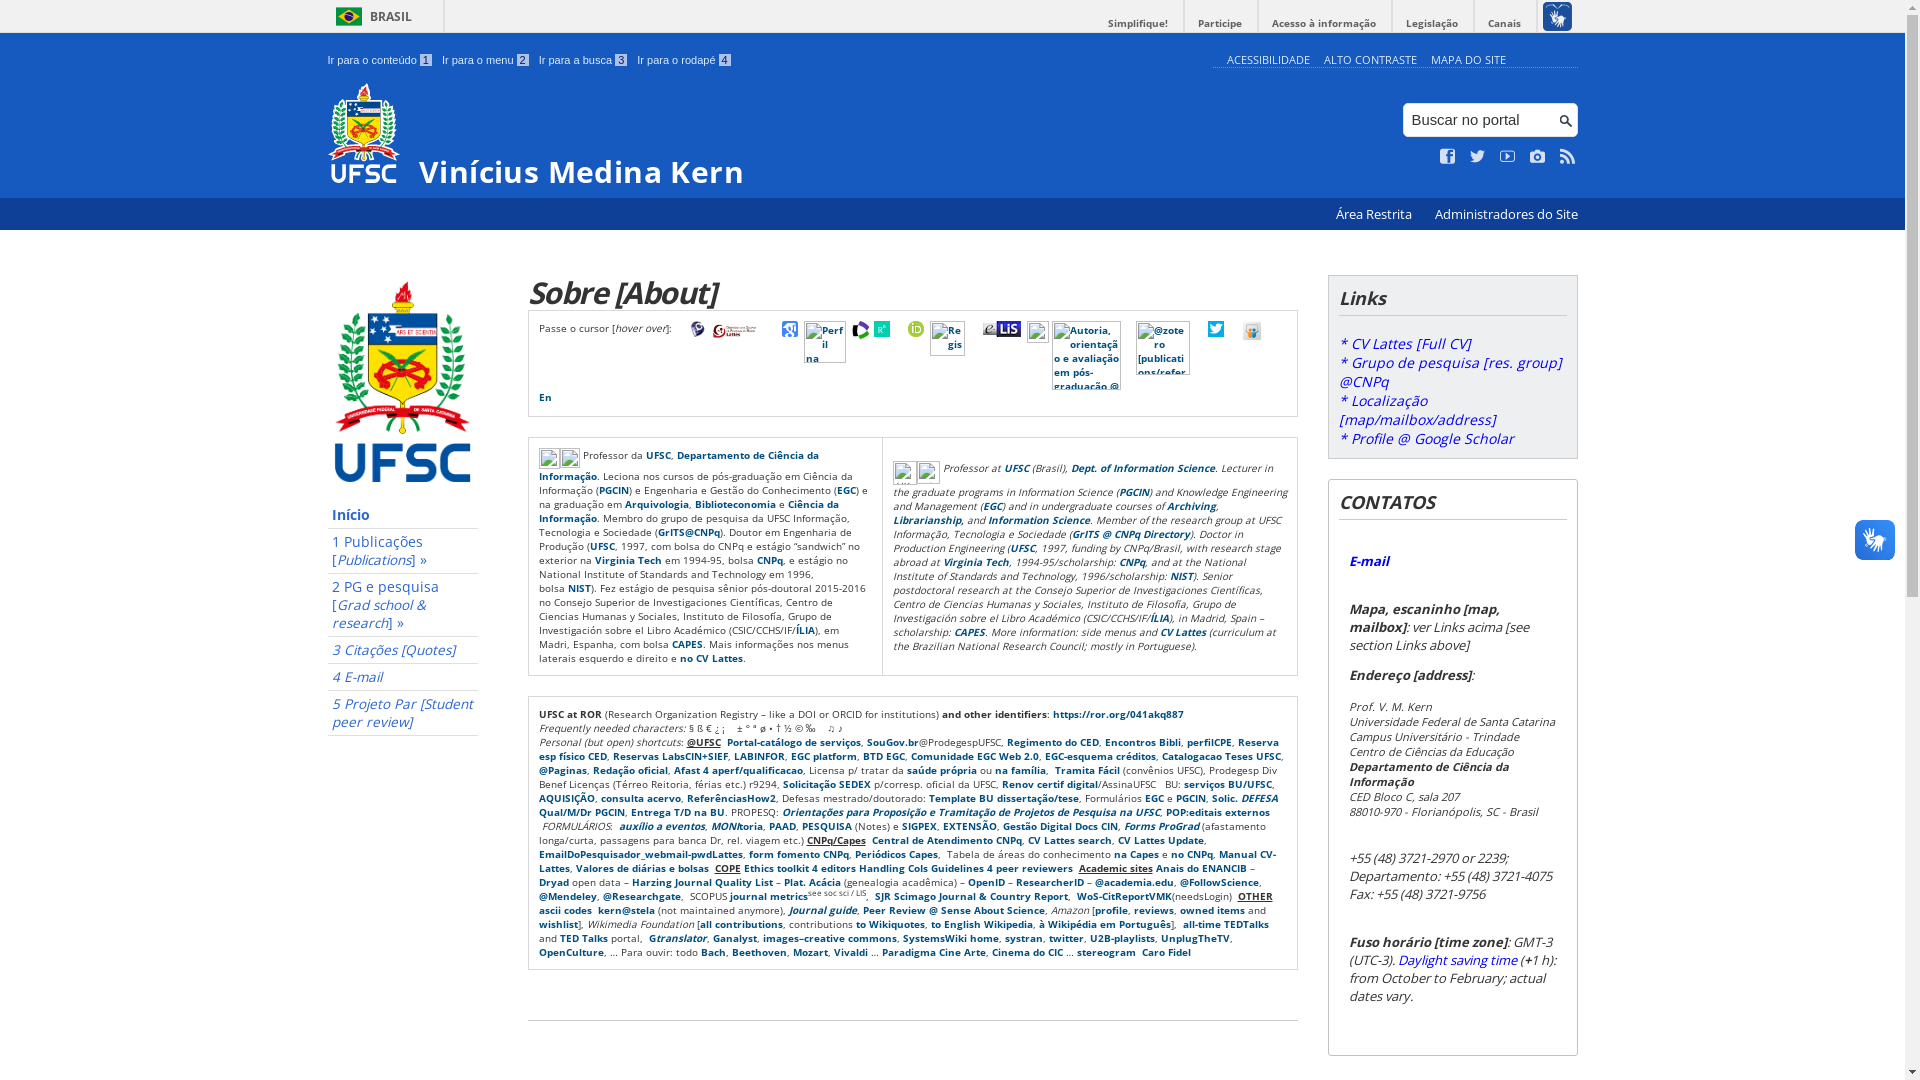 This screenshot has height=1080, width=1920. What do you see at coordinates (952, 910) in the screenshot?
I see `'Peer Review @ Sense About Science'` at bounding box center [952, 910].